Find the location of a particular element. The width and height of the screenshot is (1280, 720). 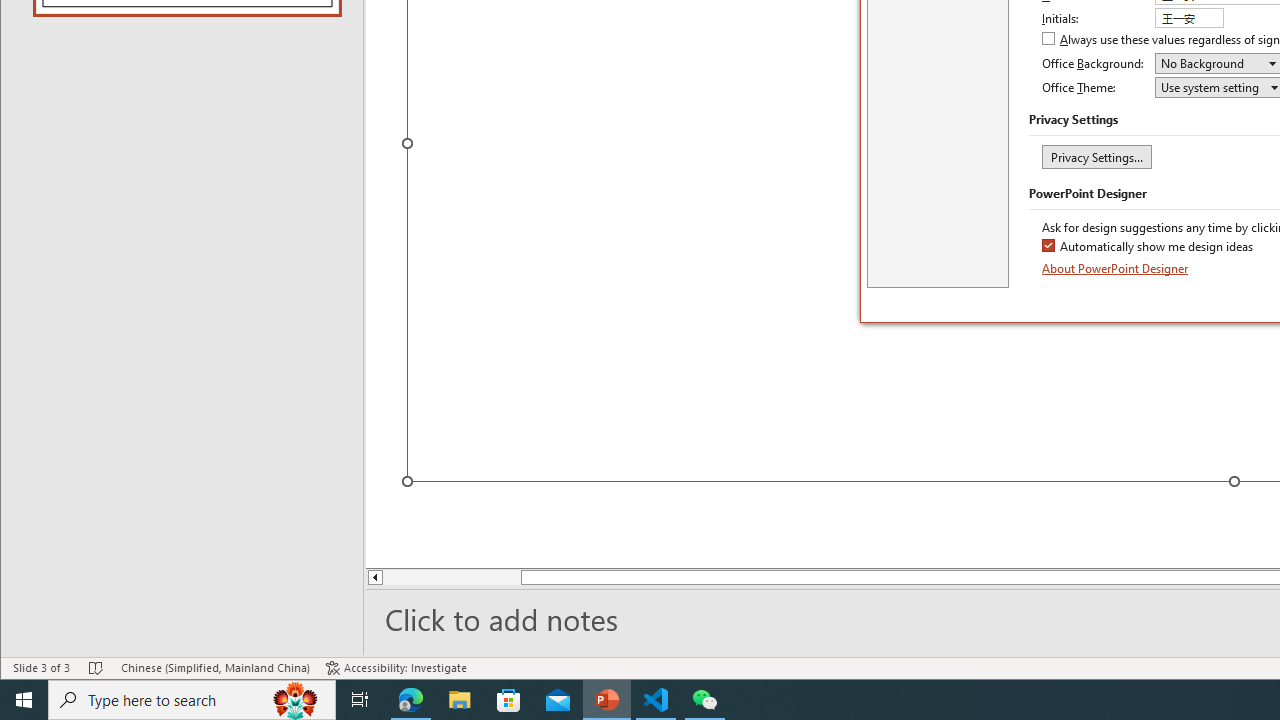

'WeChat - 1 running window' is located at coordinates (705, 698).